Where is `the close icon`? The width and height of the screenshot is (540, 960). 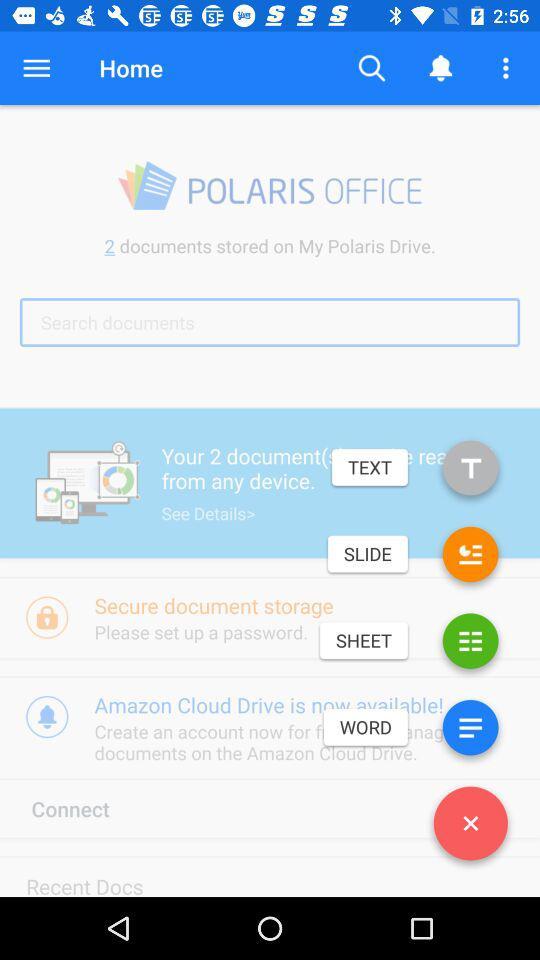 the close icon is located at coordinates (470, 827).